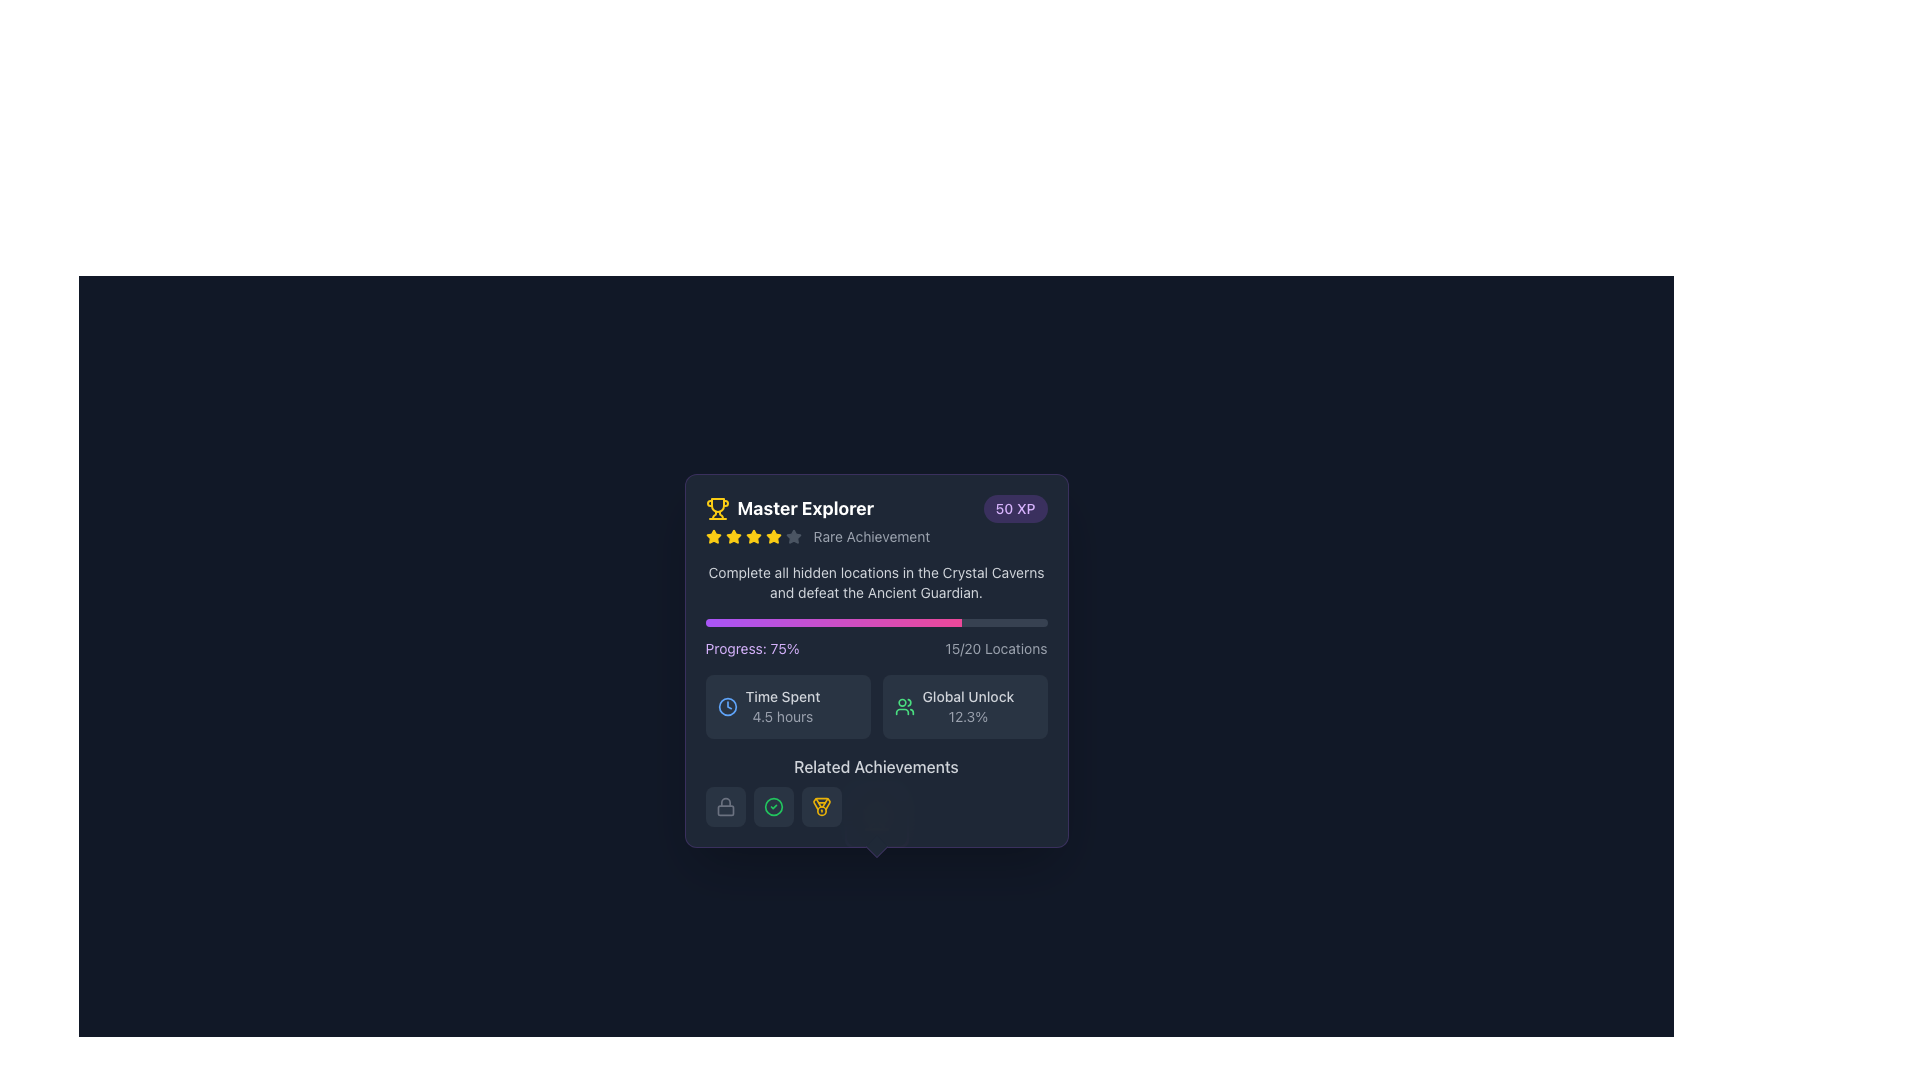 This screenshot has width=1920, height=1080. Describe the element at coordinates (805, 508) in the screenshot. I see `the 'Master Explorer' text label, which is prominently displayed in bold white font and located in the top-left corner of its enclosing card-style UI element` at that location.